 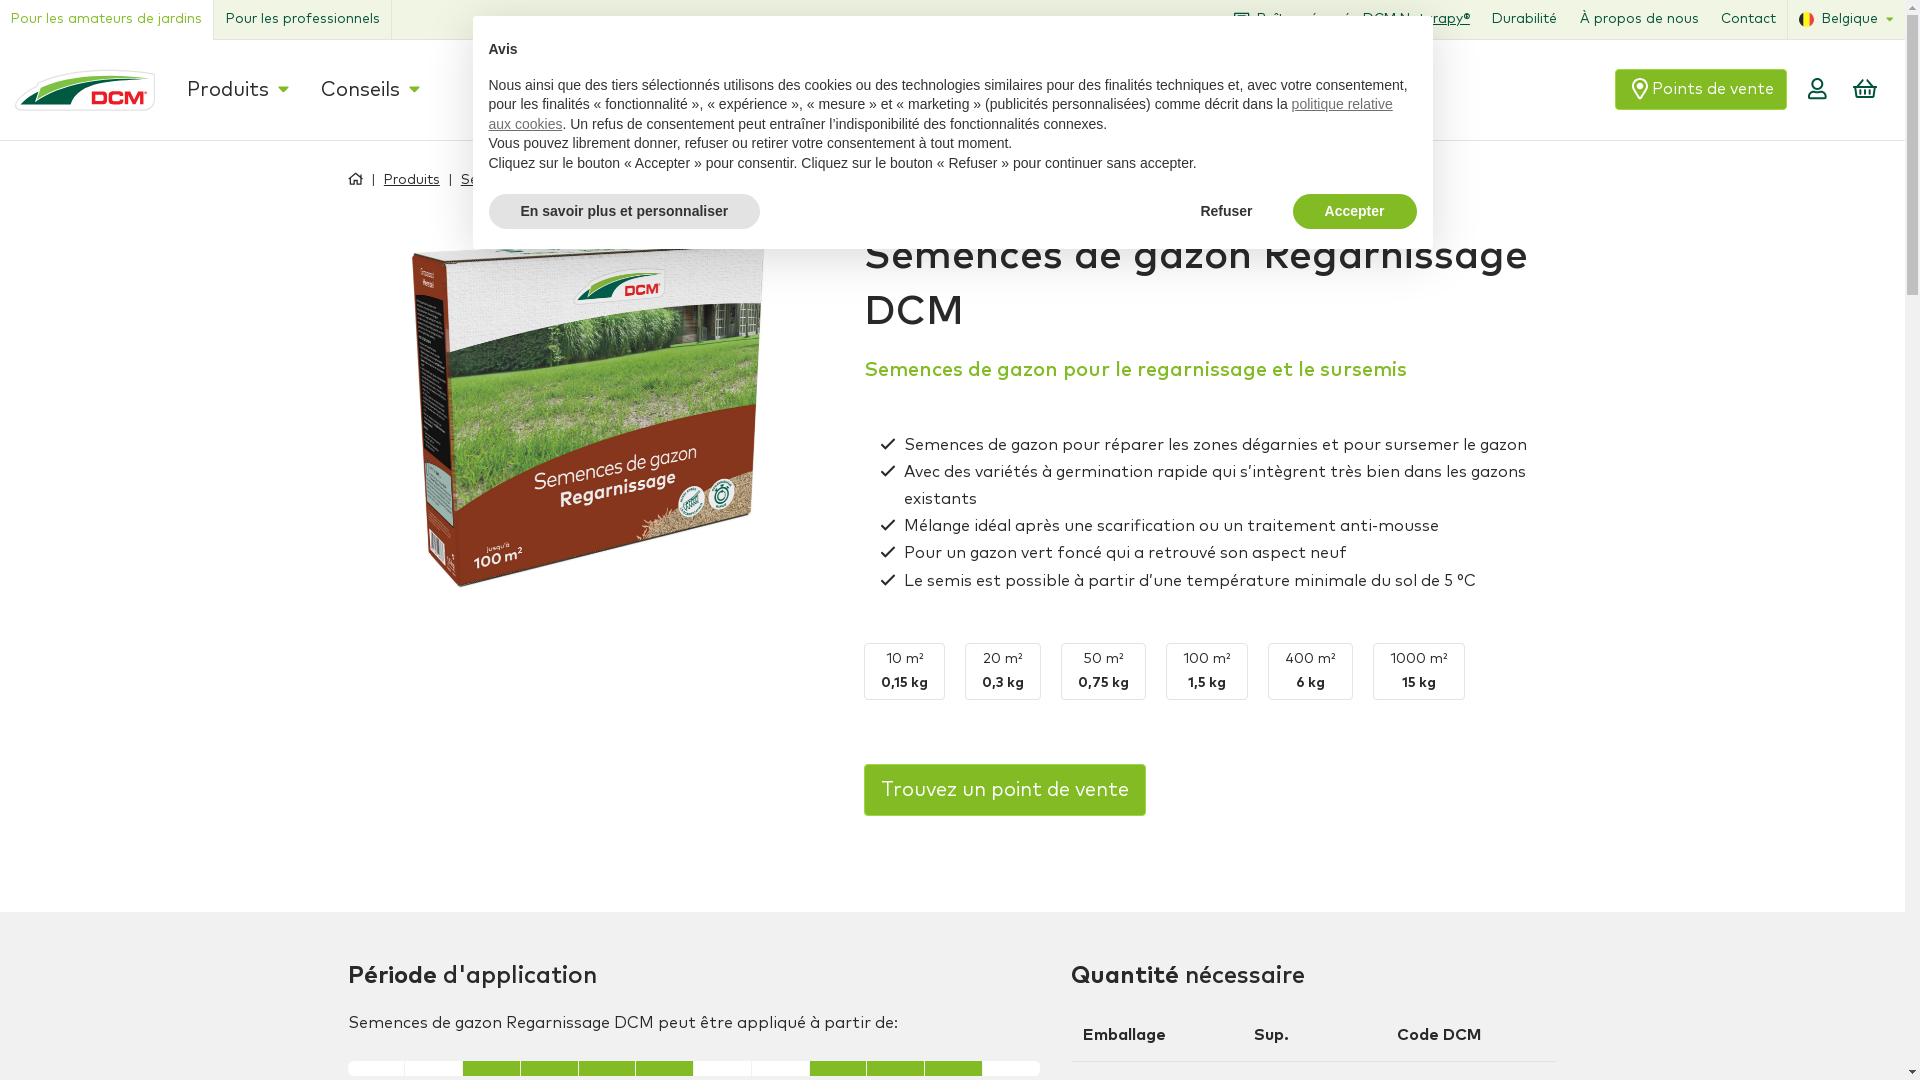 What do you see at coordinates (212, 19) in the screenshot?
I see `'Pour les professionnels'` at bounding box center [212, 19].